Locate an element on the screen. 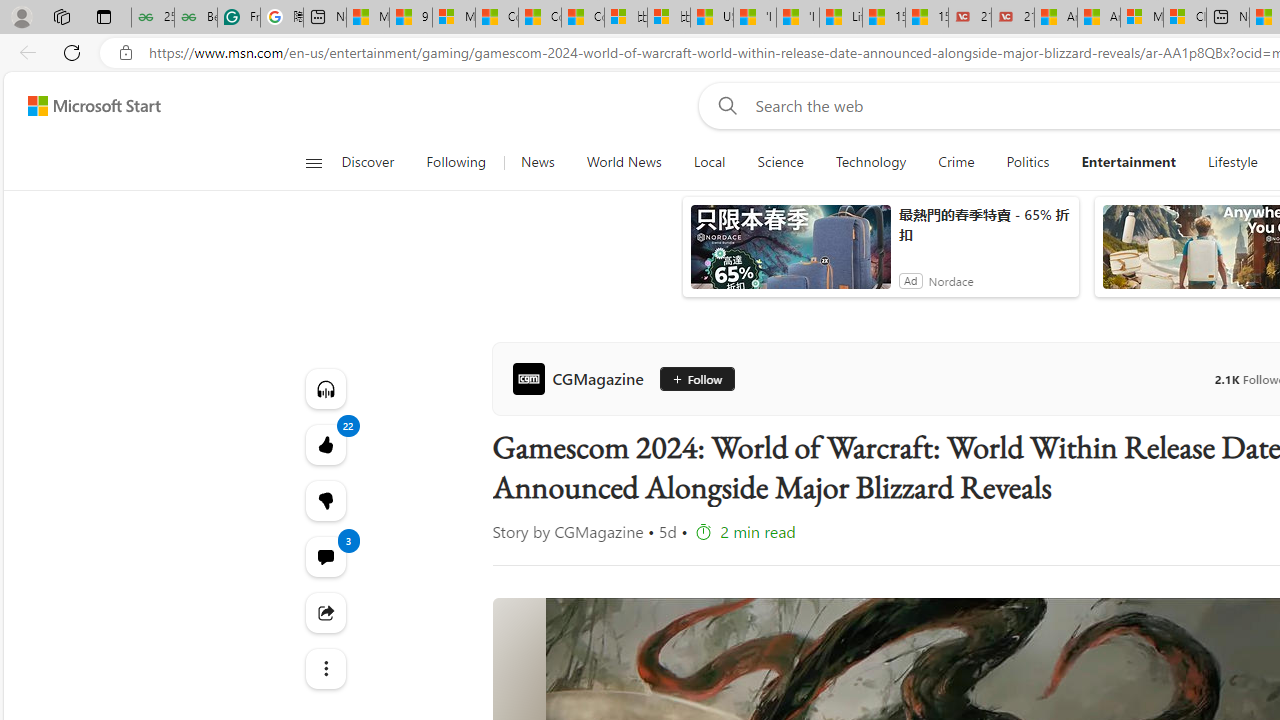  'Cloud Computing Services | Microsoft Azure' is located at coordinates (1184, 17).